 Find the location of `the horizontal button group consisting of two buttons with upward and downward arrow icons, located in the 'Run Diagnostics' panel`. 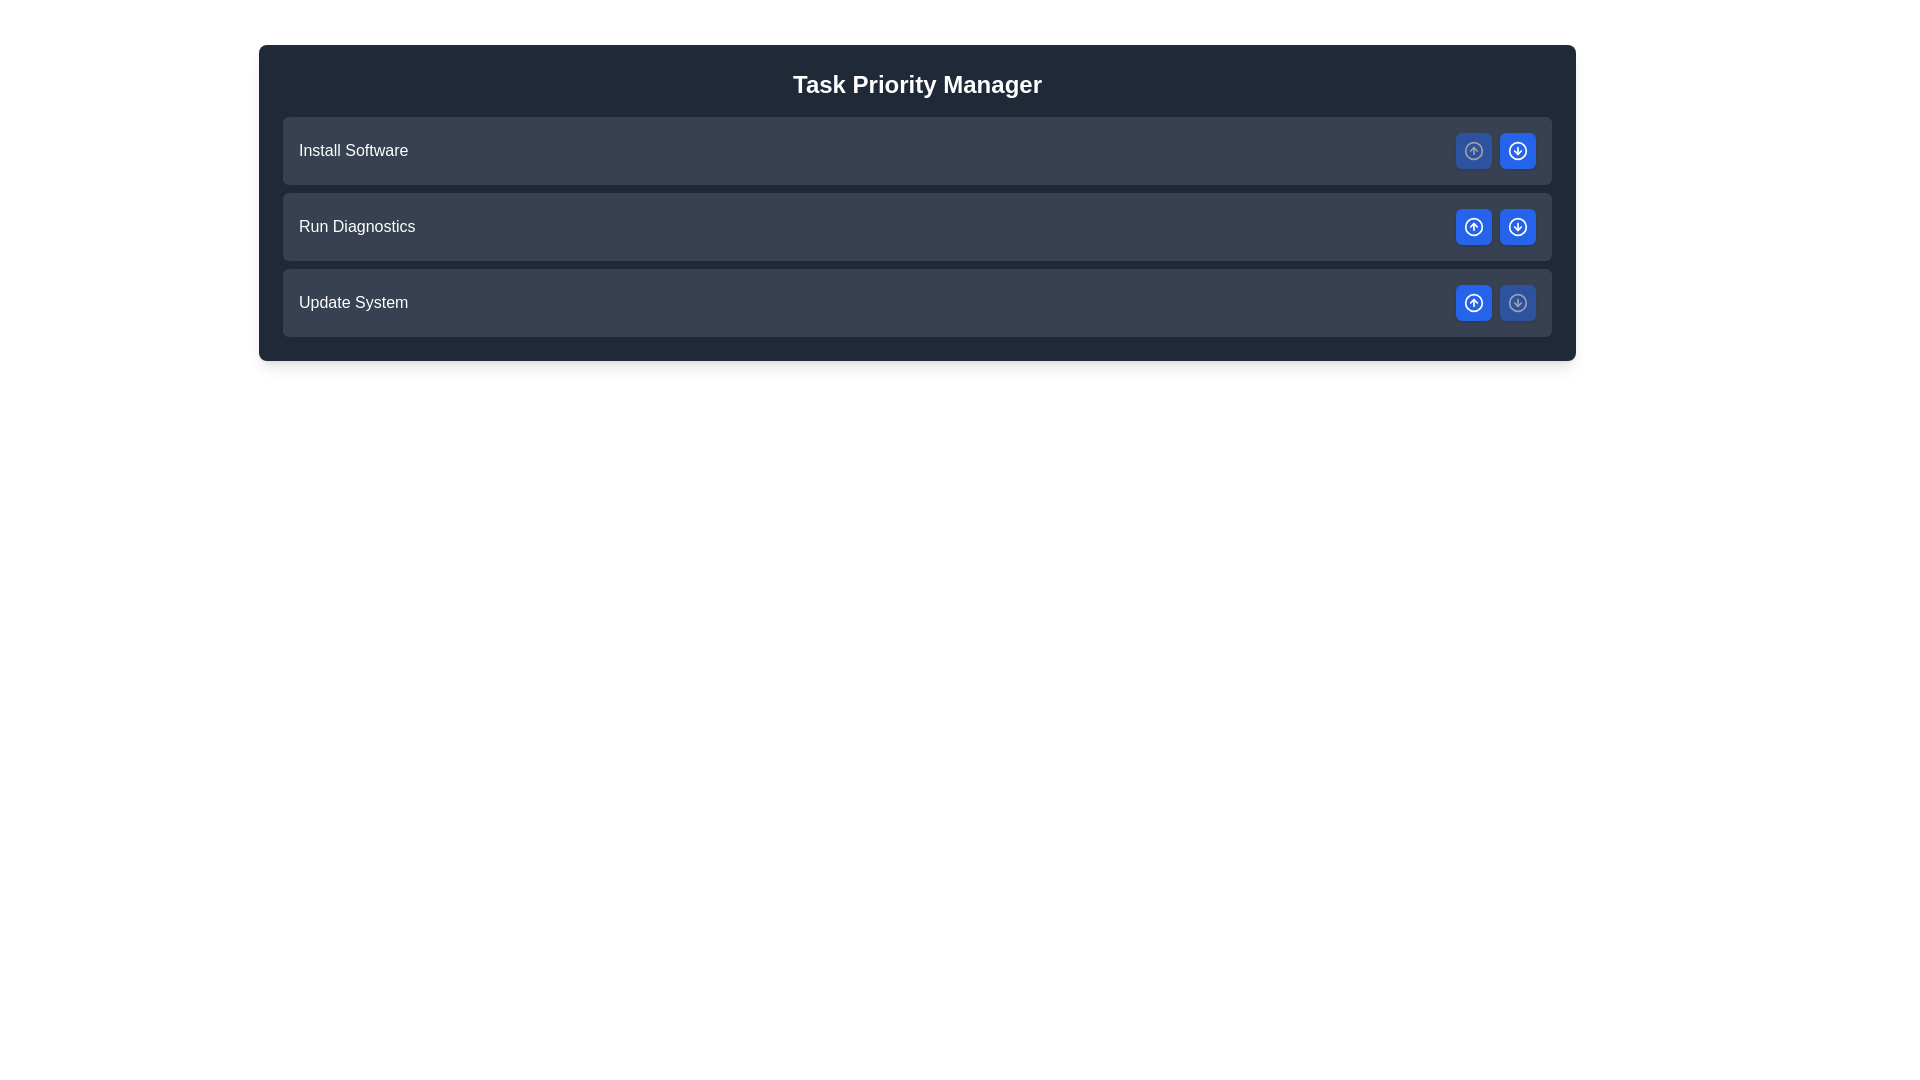

the horizontal button group consisting of two buttons with upward and downward arrow icons, located in the 'Run Diagnostics' panel is located at coordinates (1496, 226).